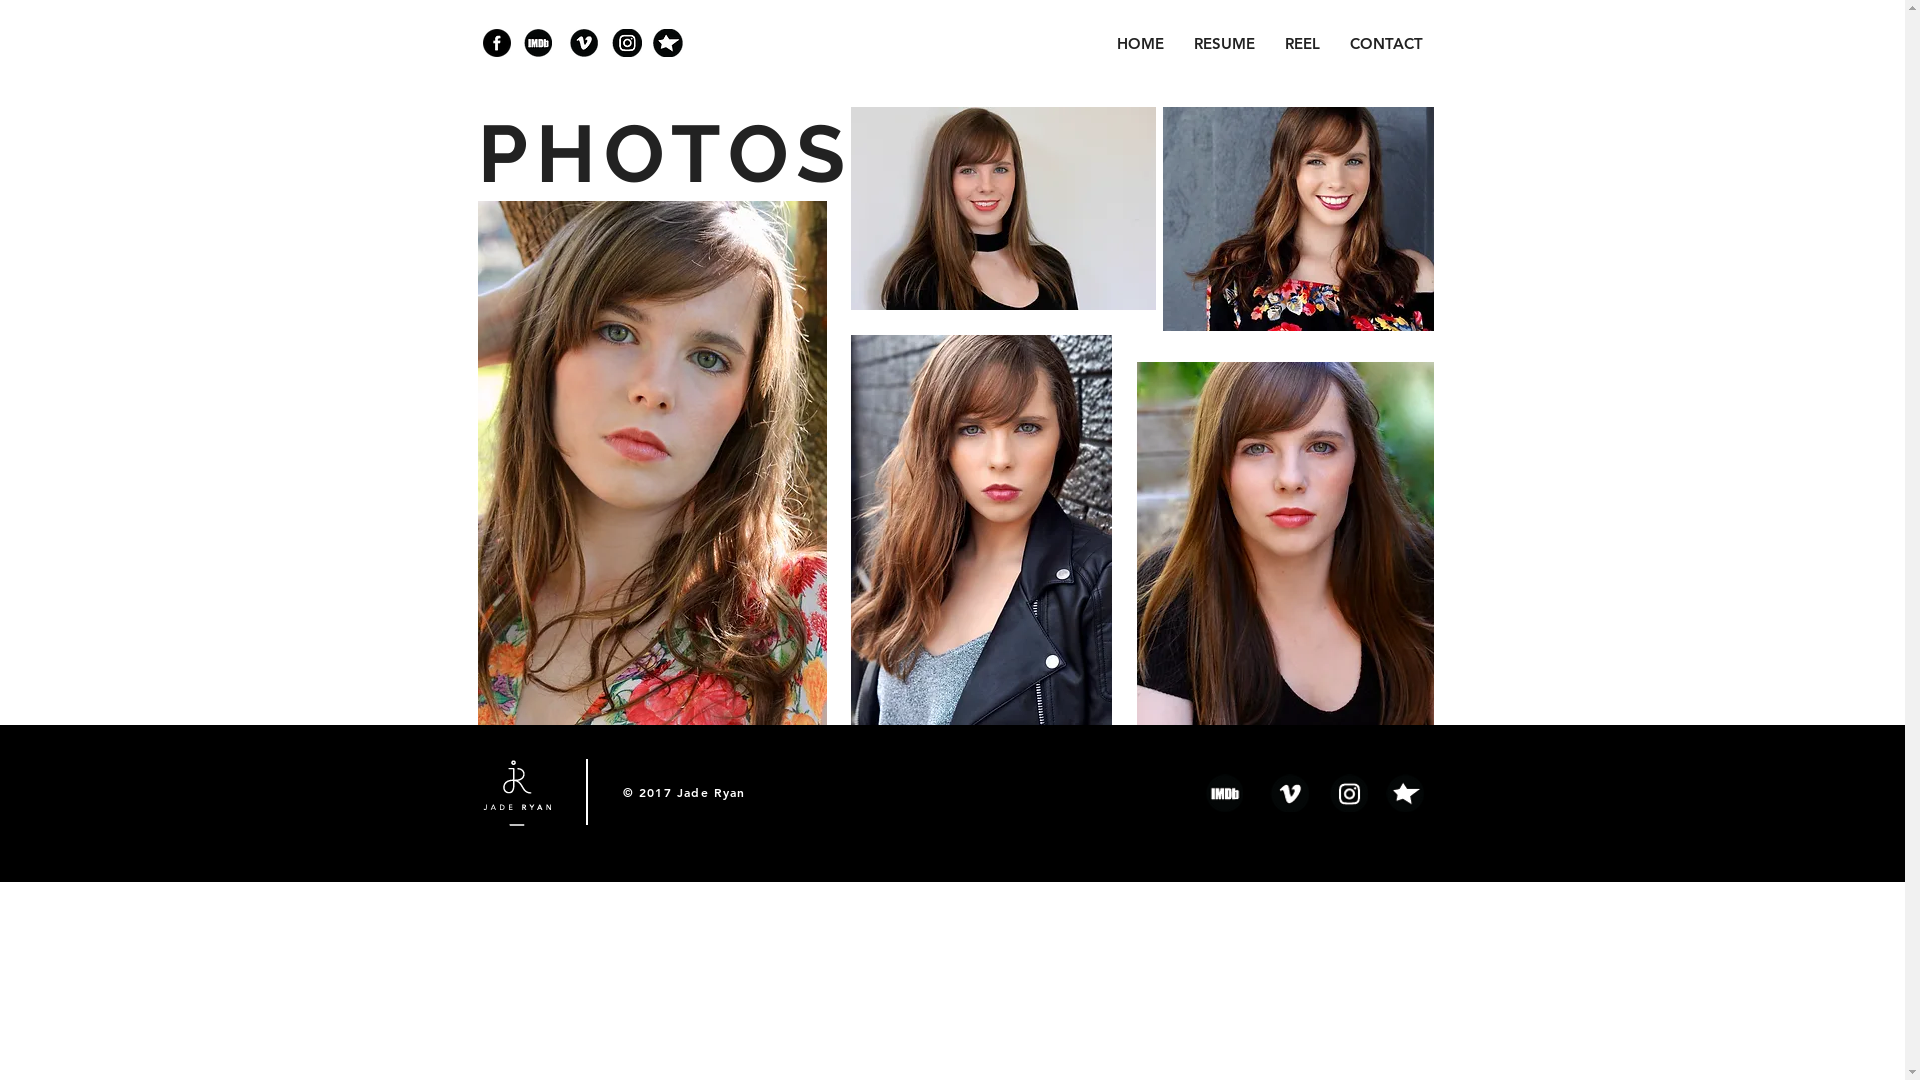 This screenshot has height=1080, width=1920. I want to click on 'RESUME', so click(1222, 43).